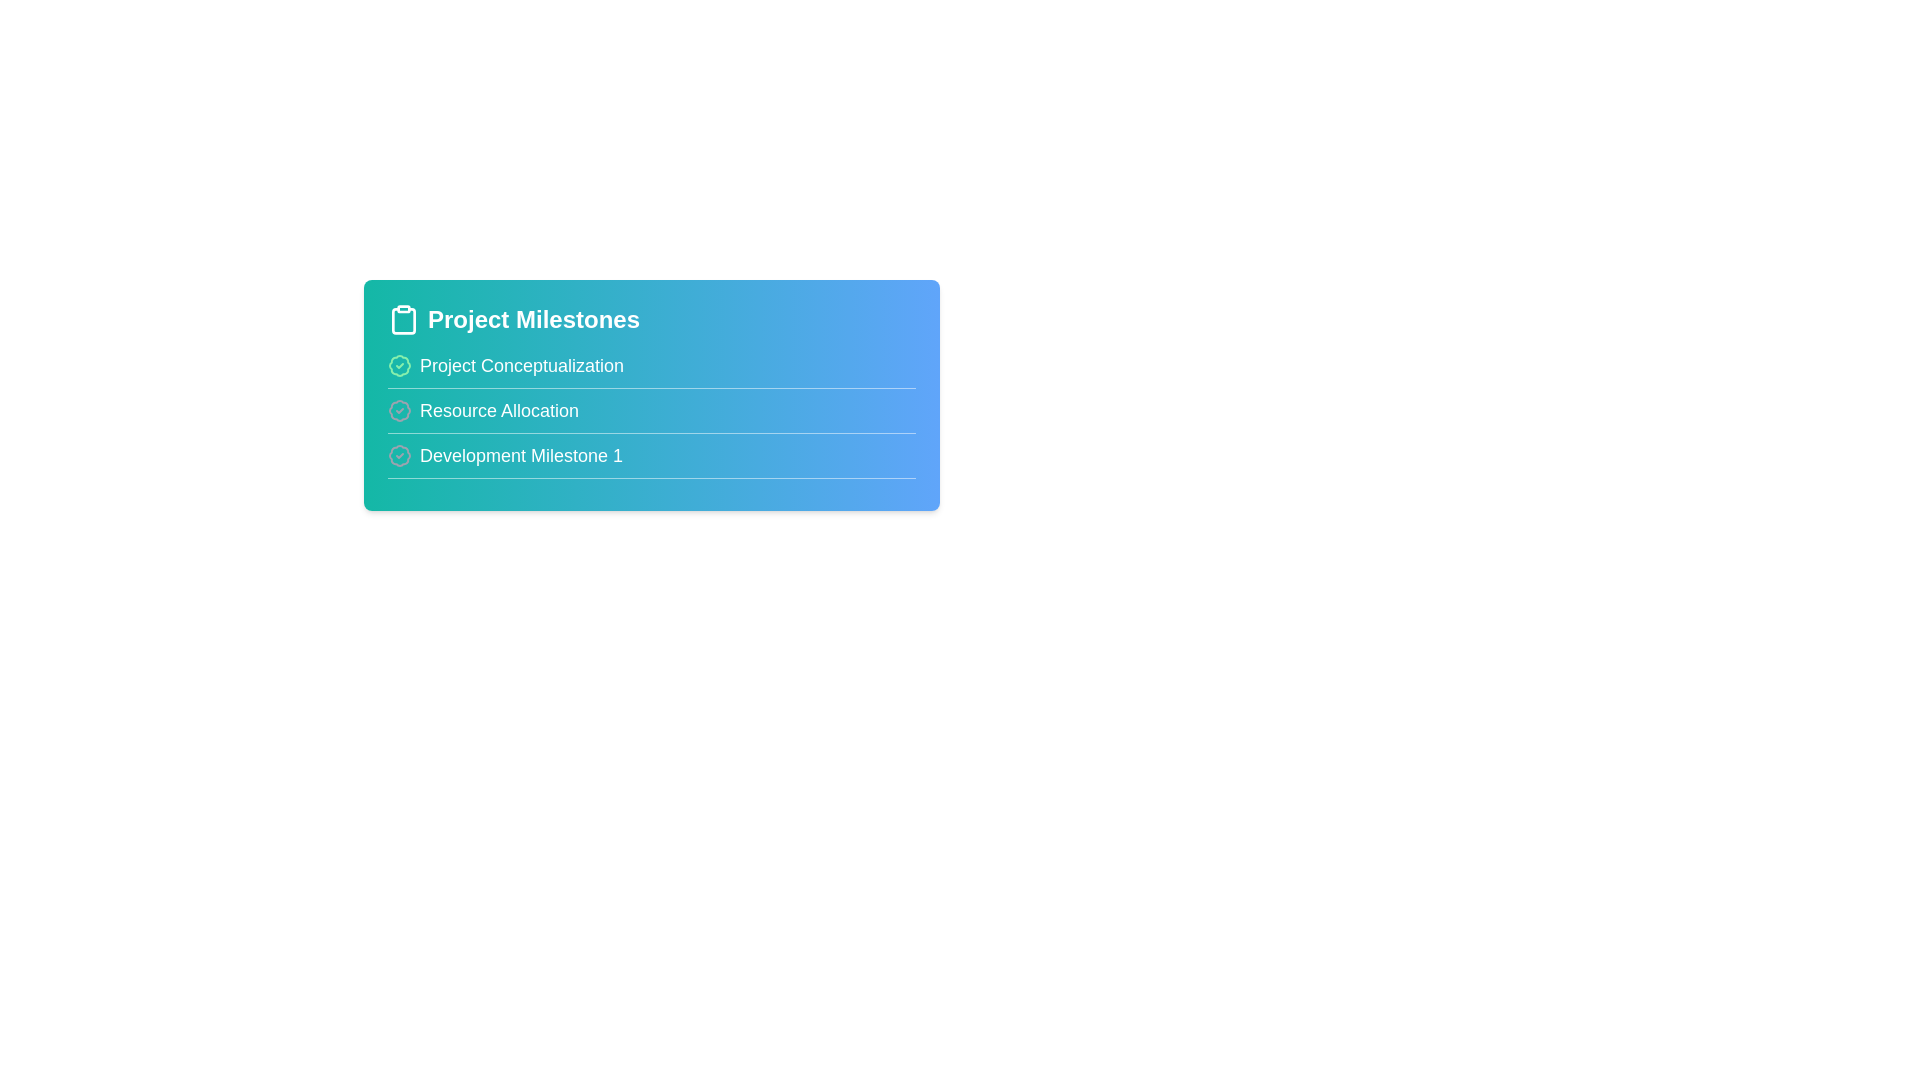 This screenshot has width=1920, height=1080. I want to click on the milestone icon for Project Conceptualization to toggle its state, so click(399, 366).